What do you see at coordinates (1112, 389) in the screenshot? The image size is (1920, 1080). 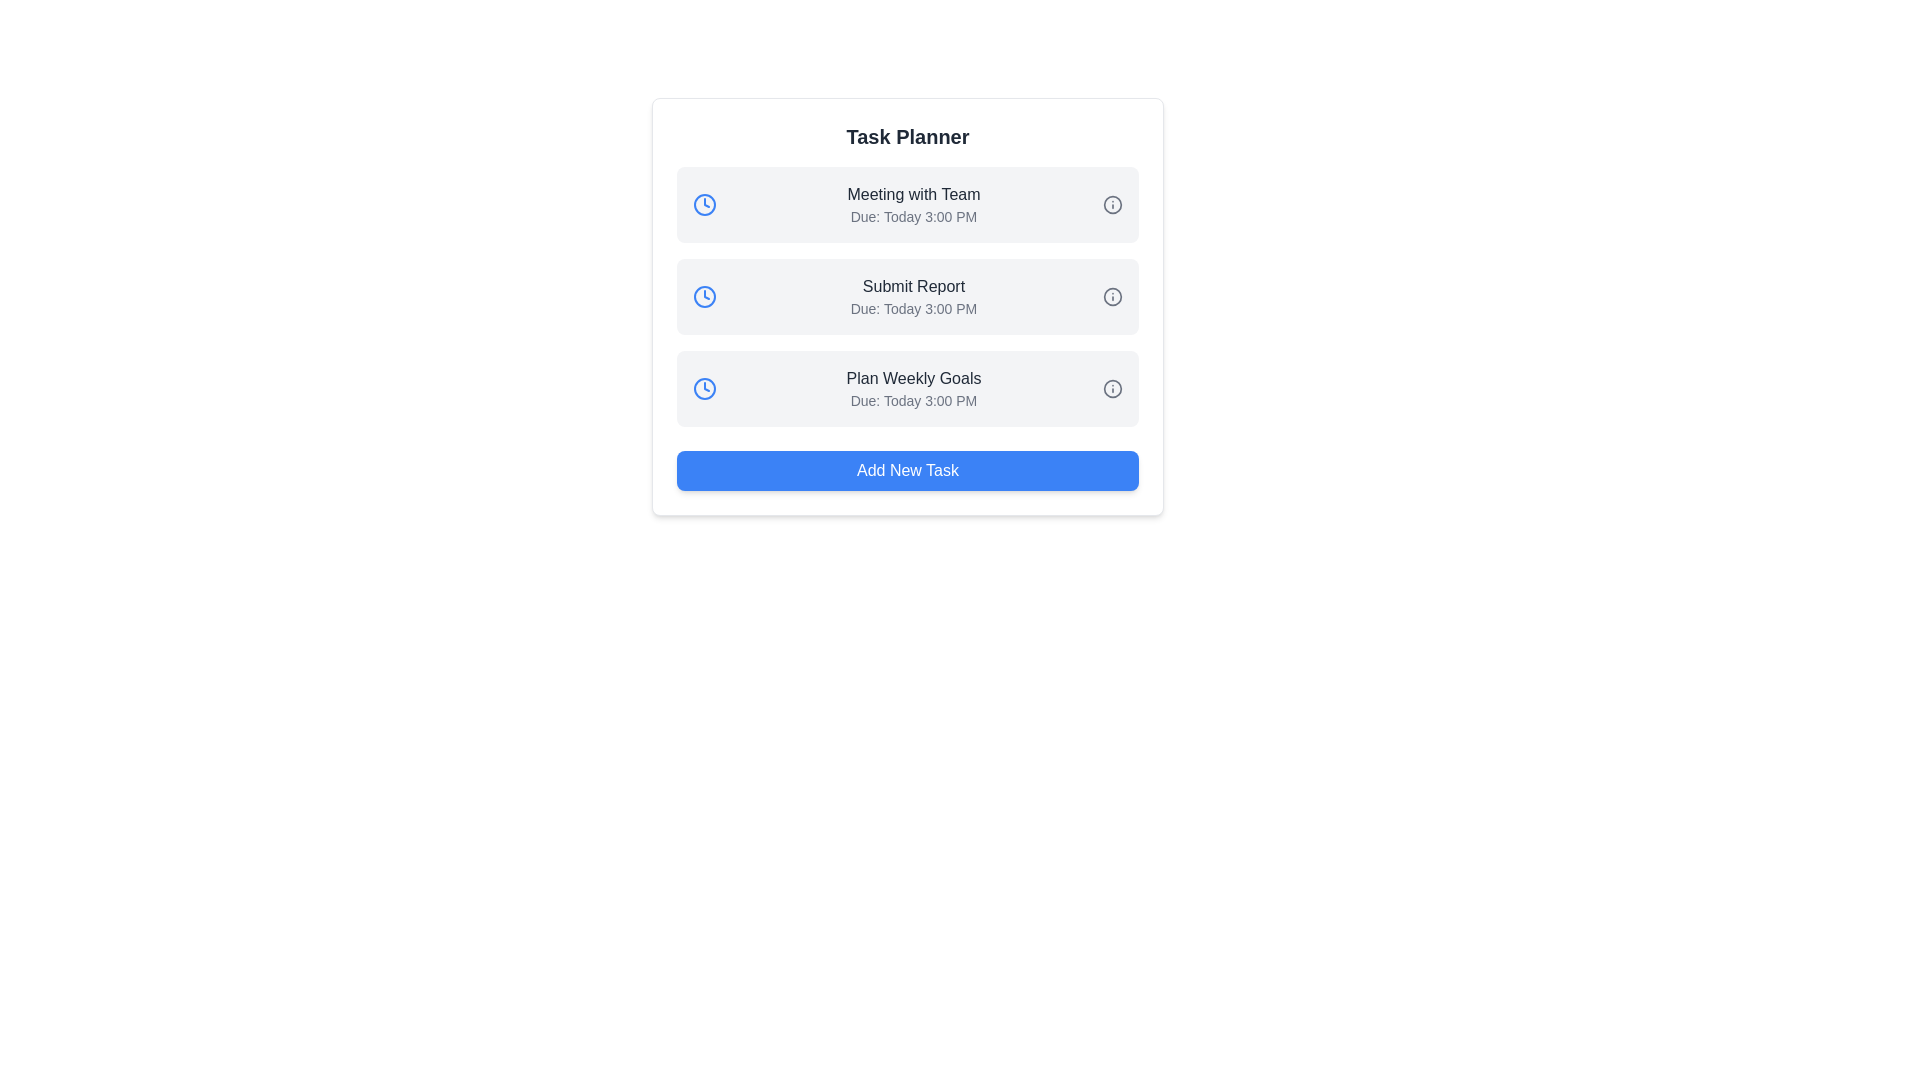 I see `the circular graphical element located on the right side of the 'Plan Weekly Goals' task item in the third task entry of the task list` at bounding box center [1112, 389].